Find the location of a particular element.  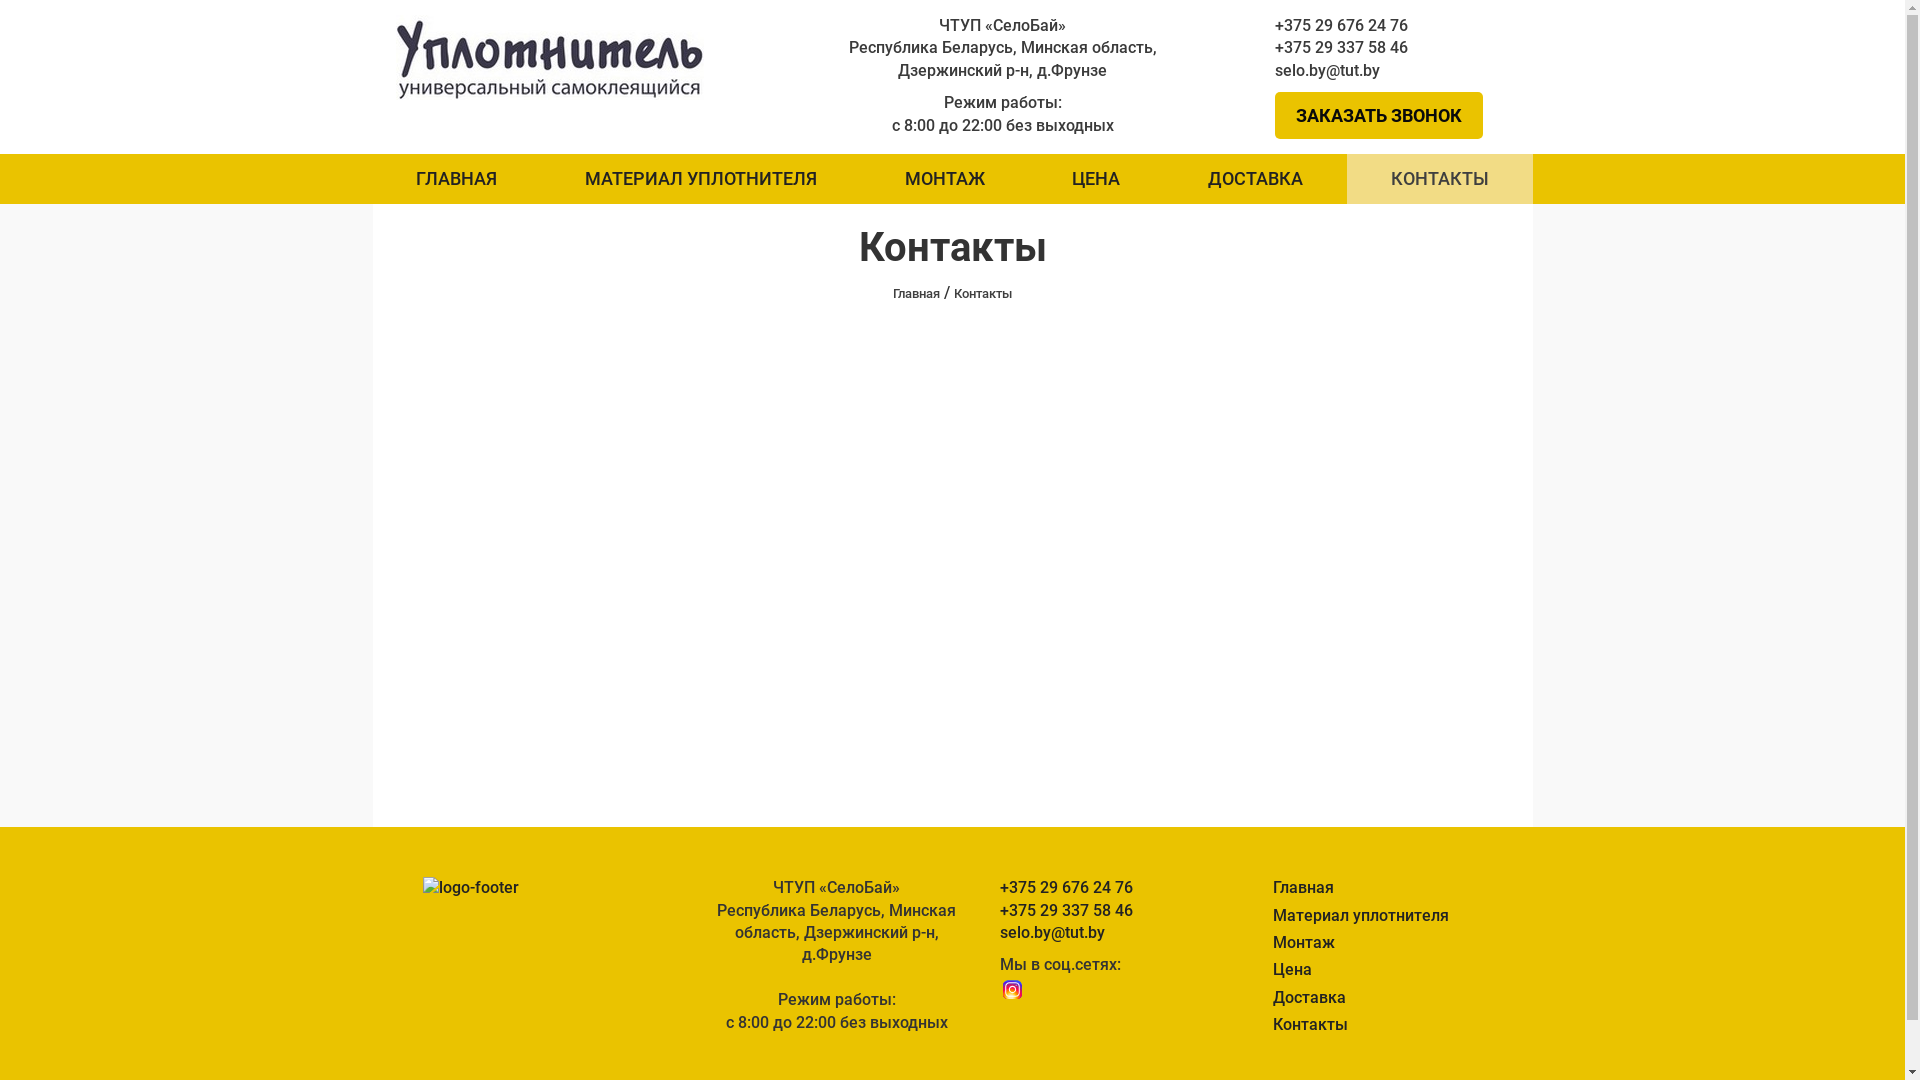

'plotno.by' is located at coordinates (550, 55).